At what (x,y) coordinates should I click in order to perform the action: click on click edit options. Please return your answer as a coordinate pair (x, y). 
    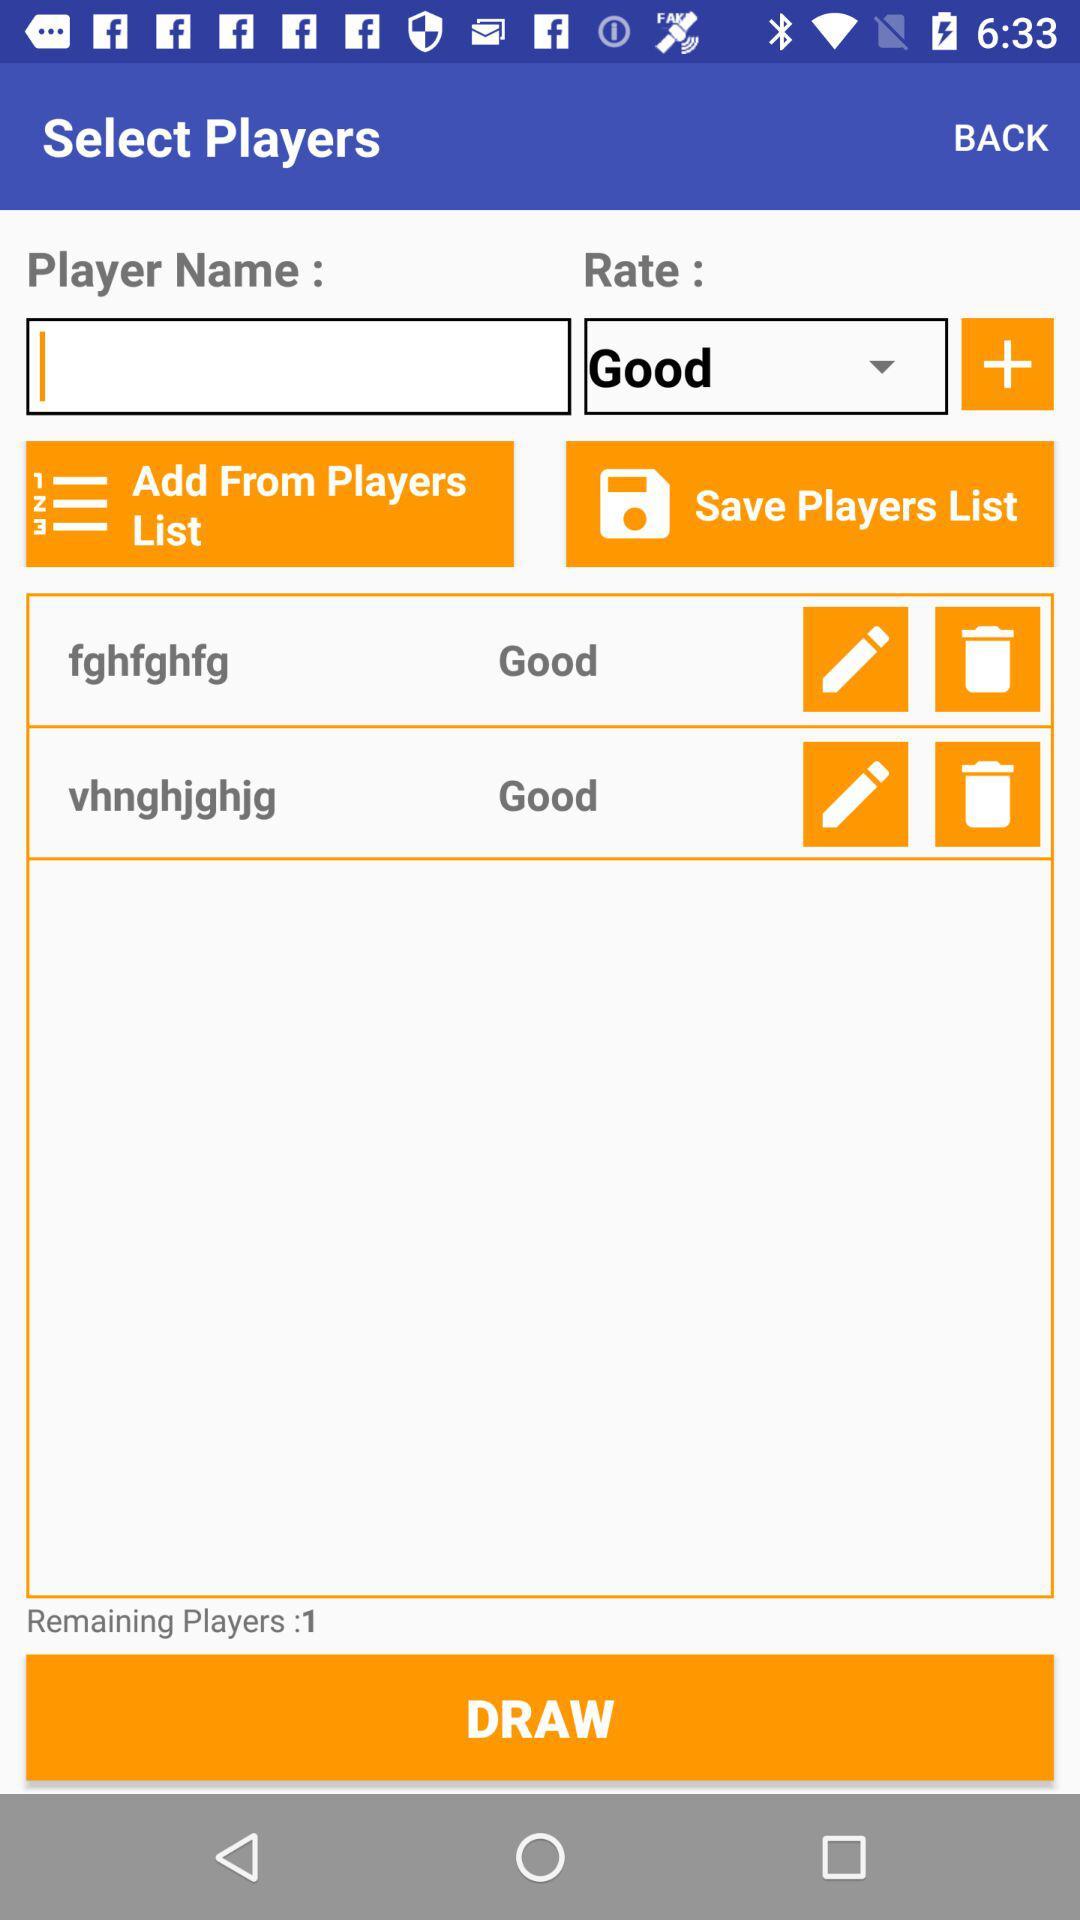
    Looking at the image, I should click on (855, 793).